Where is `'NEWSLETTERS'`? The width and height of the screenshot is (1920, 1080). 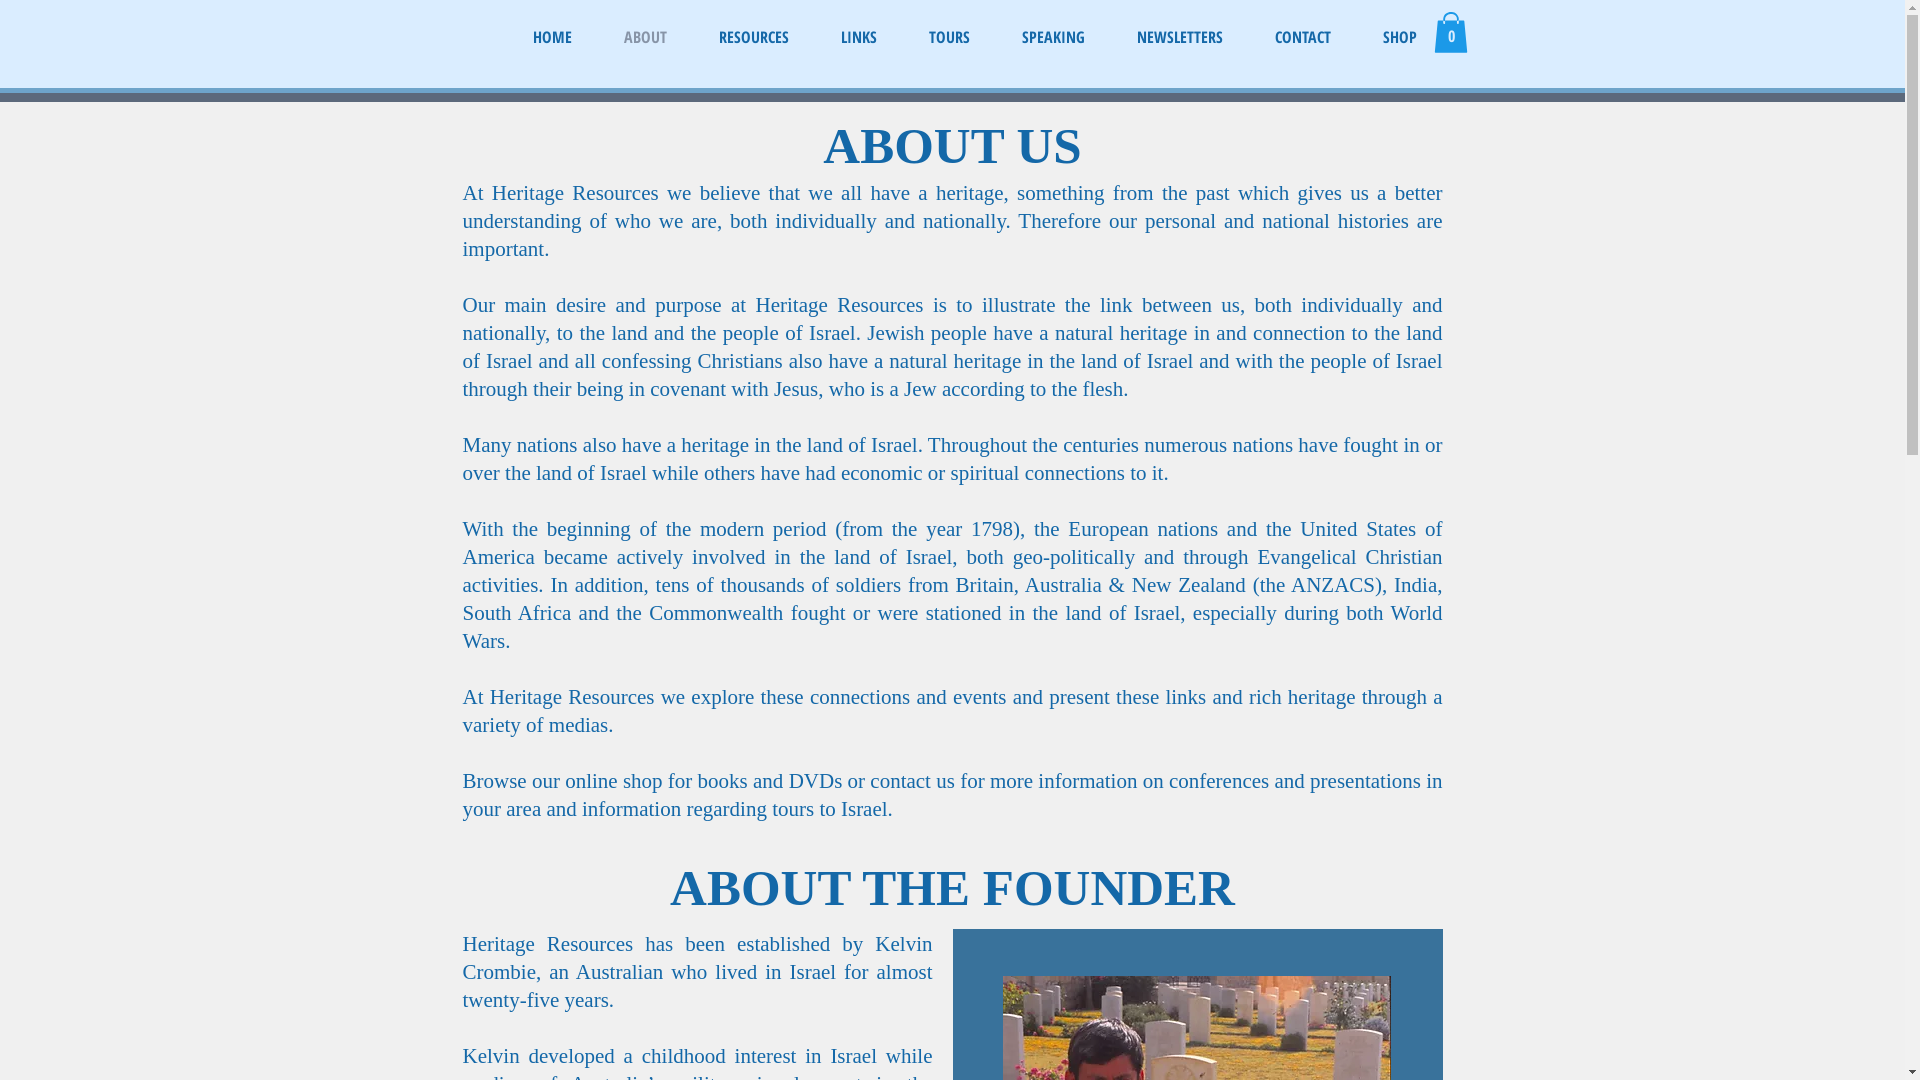 'NEWSLETTERS' is located at coordinates (1108, 33).